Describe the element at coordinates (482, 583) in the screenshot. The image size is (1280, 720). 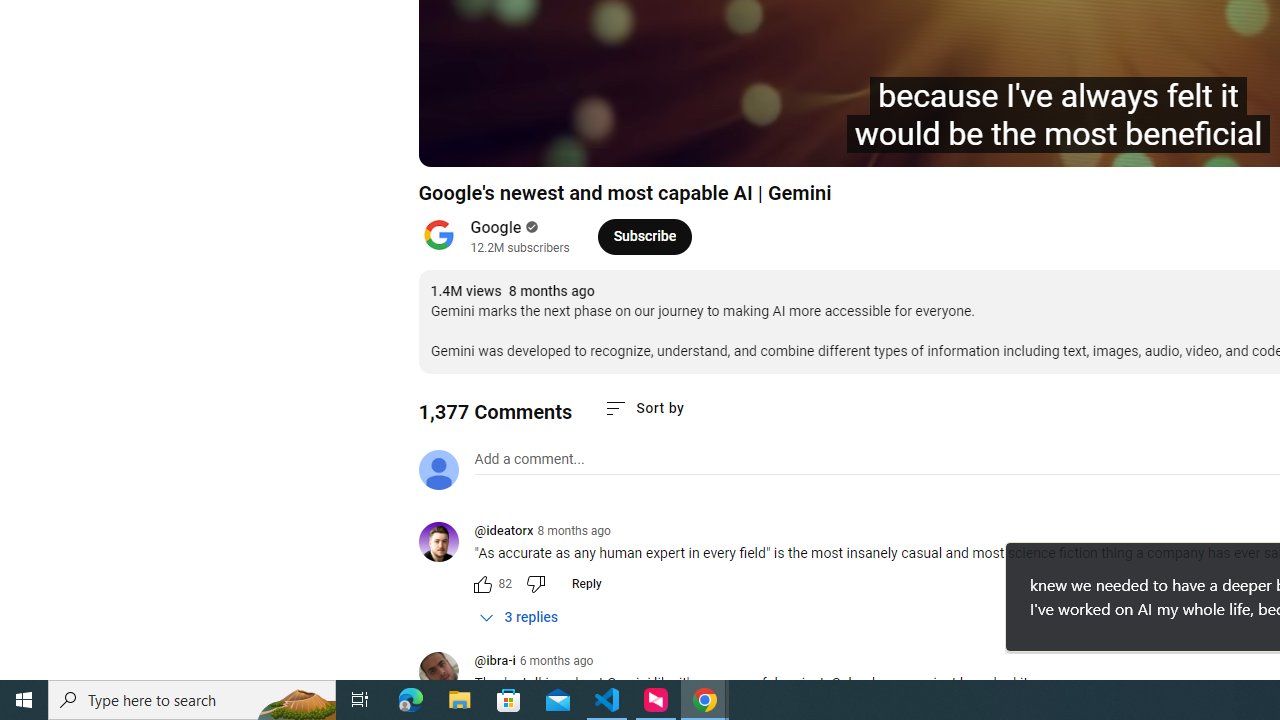
I see `'Like this comment along with 82 other people'` at that location.